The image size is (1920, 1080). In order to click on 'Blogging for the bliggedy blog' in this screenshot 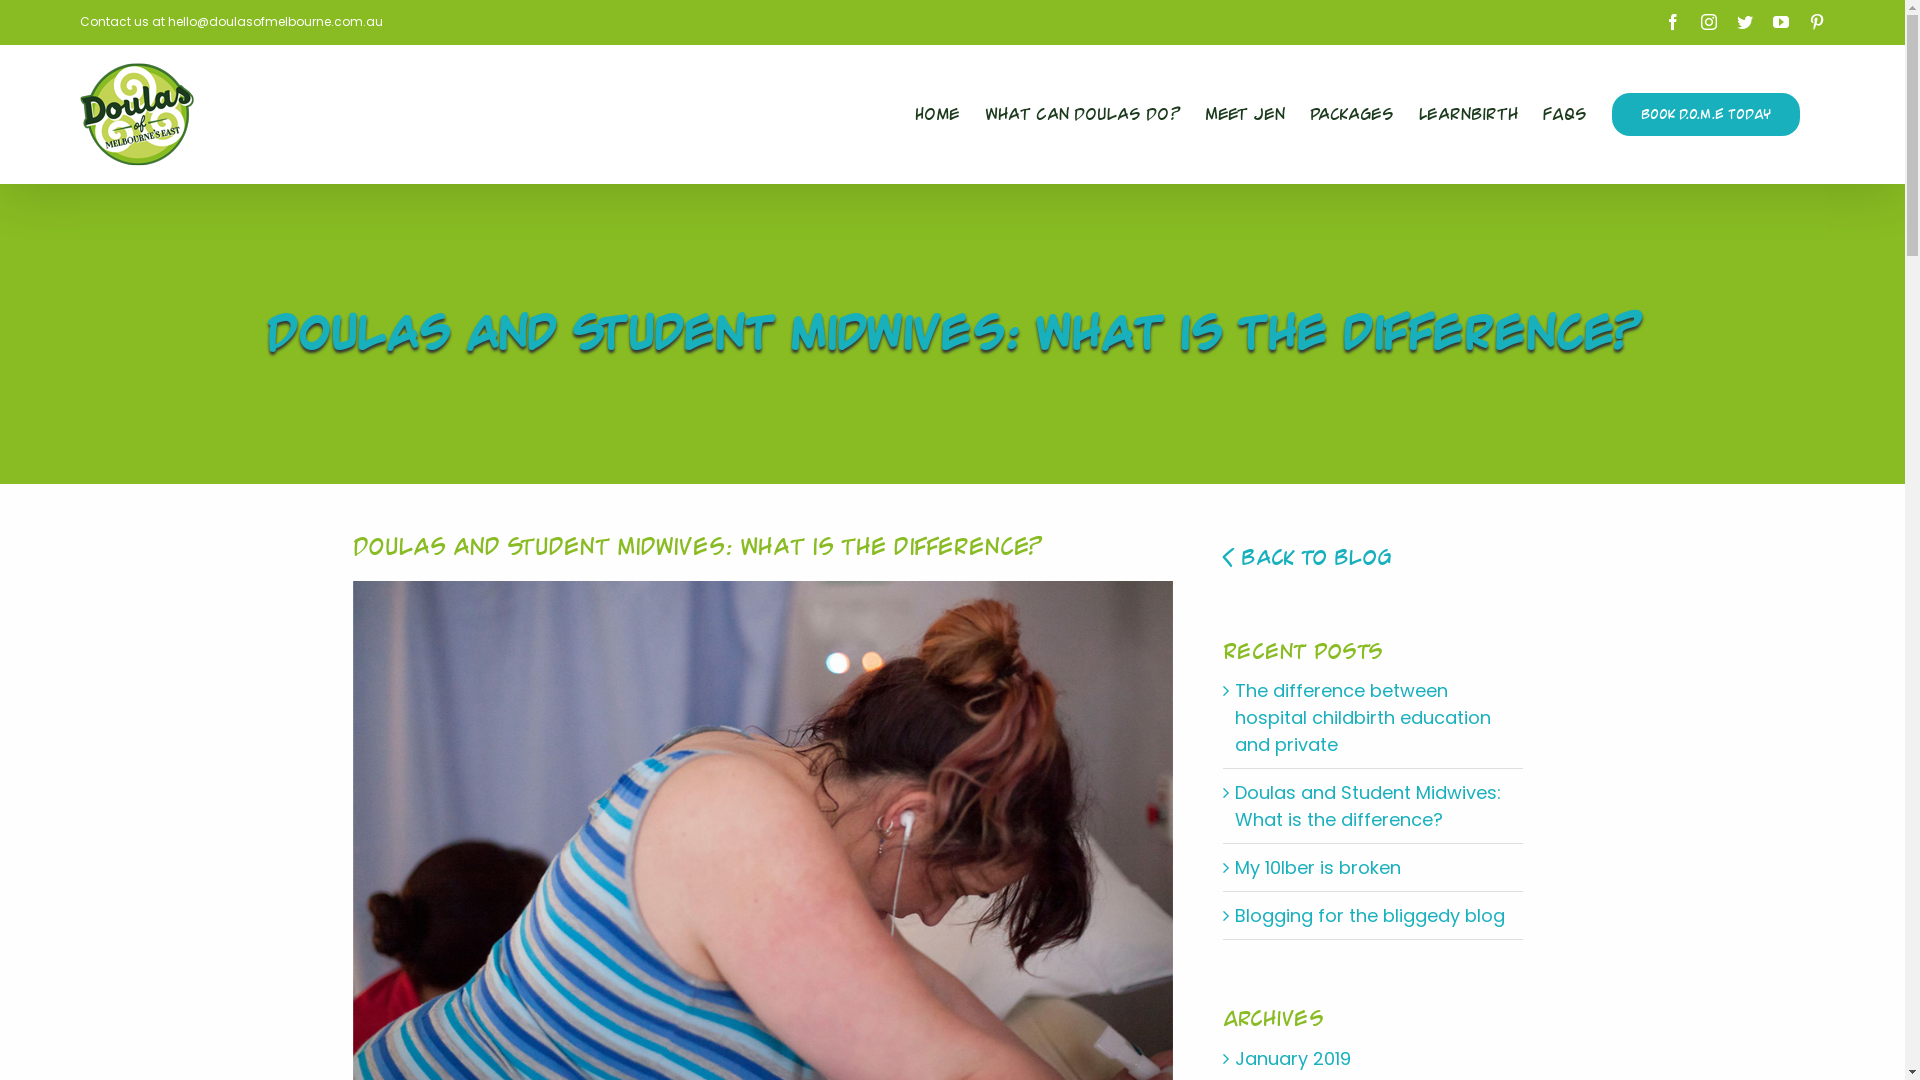, I will do `click(1367, 915)`.